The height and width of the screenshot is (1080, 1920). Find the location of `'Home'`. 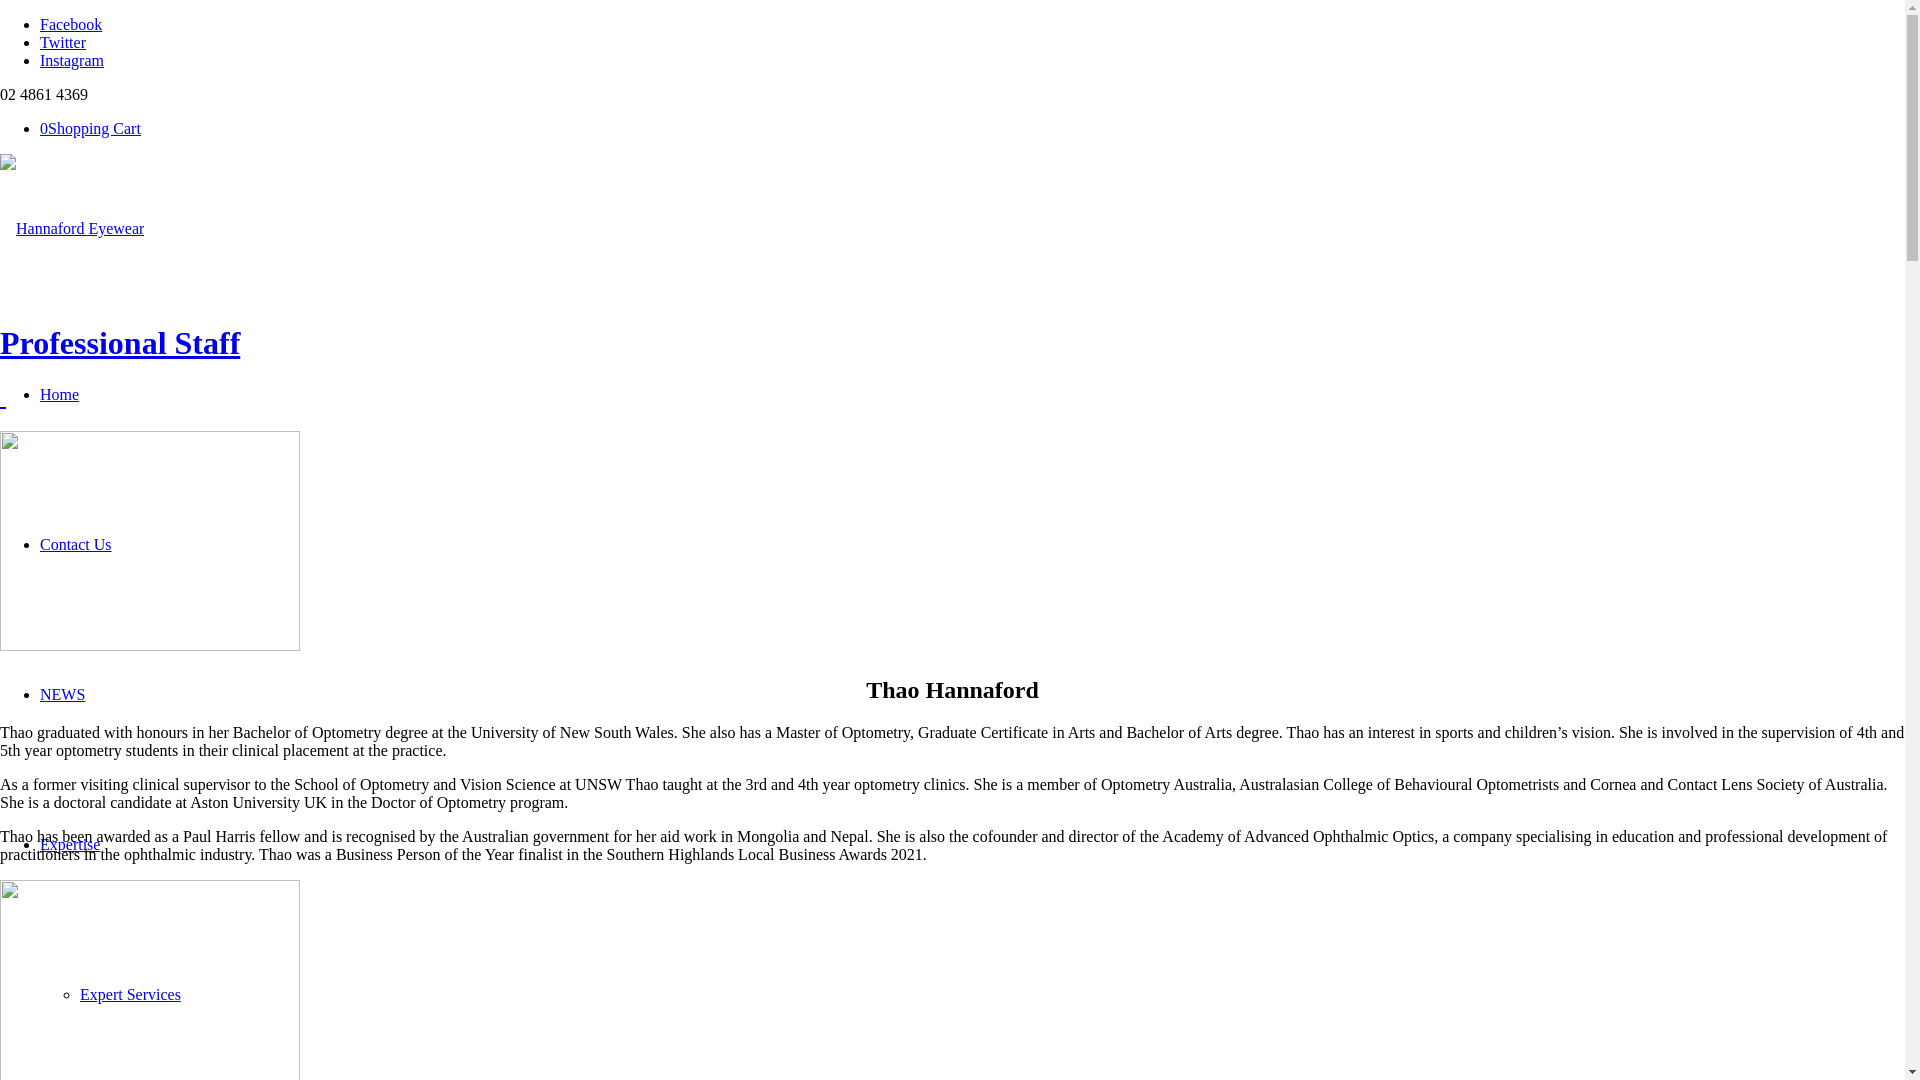

'Home' is located at coordinates (59, 394).